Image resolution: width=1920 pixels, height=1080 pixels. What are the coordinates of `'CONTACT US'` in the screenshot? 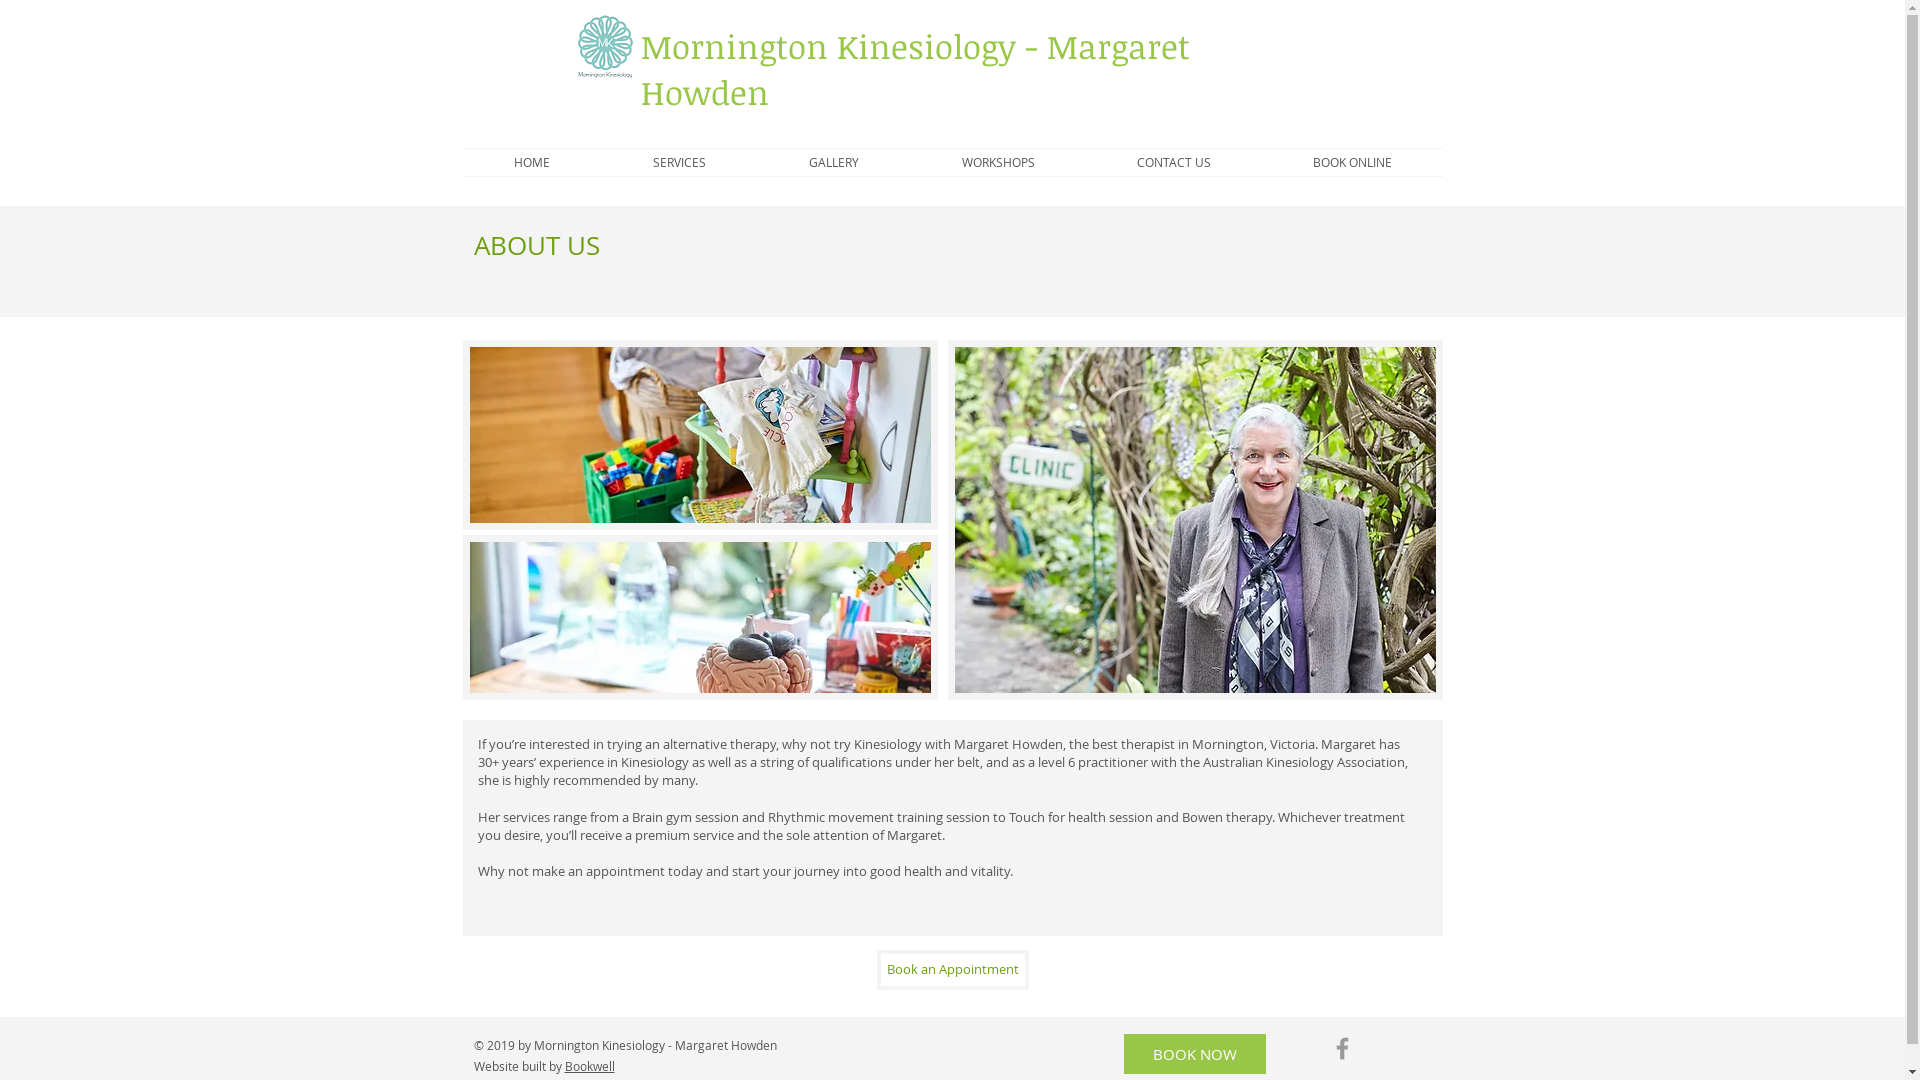 It's located at (1174, 161).